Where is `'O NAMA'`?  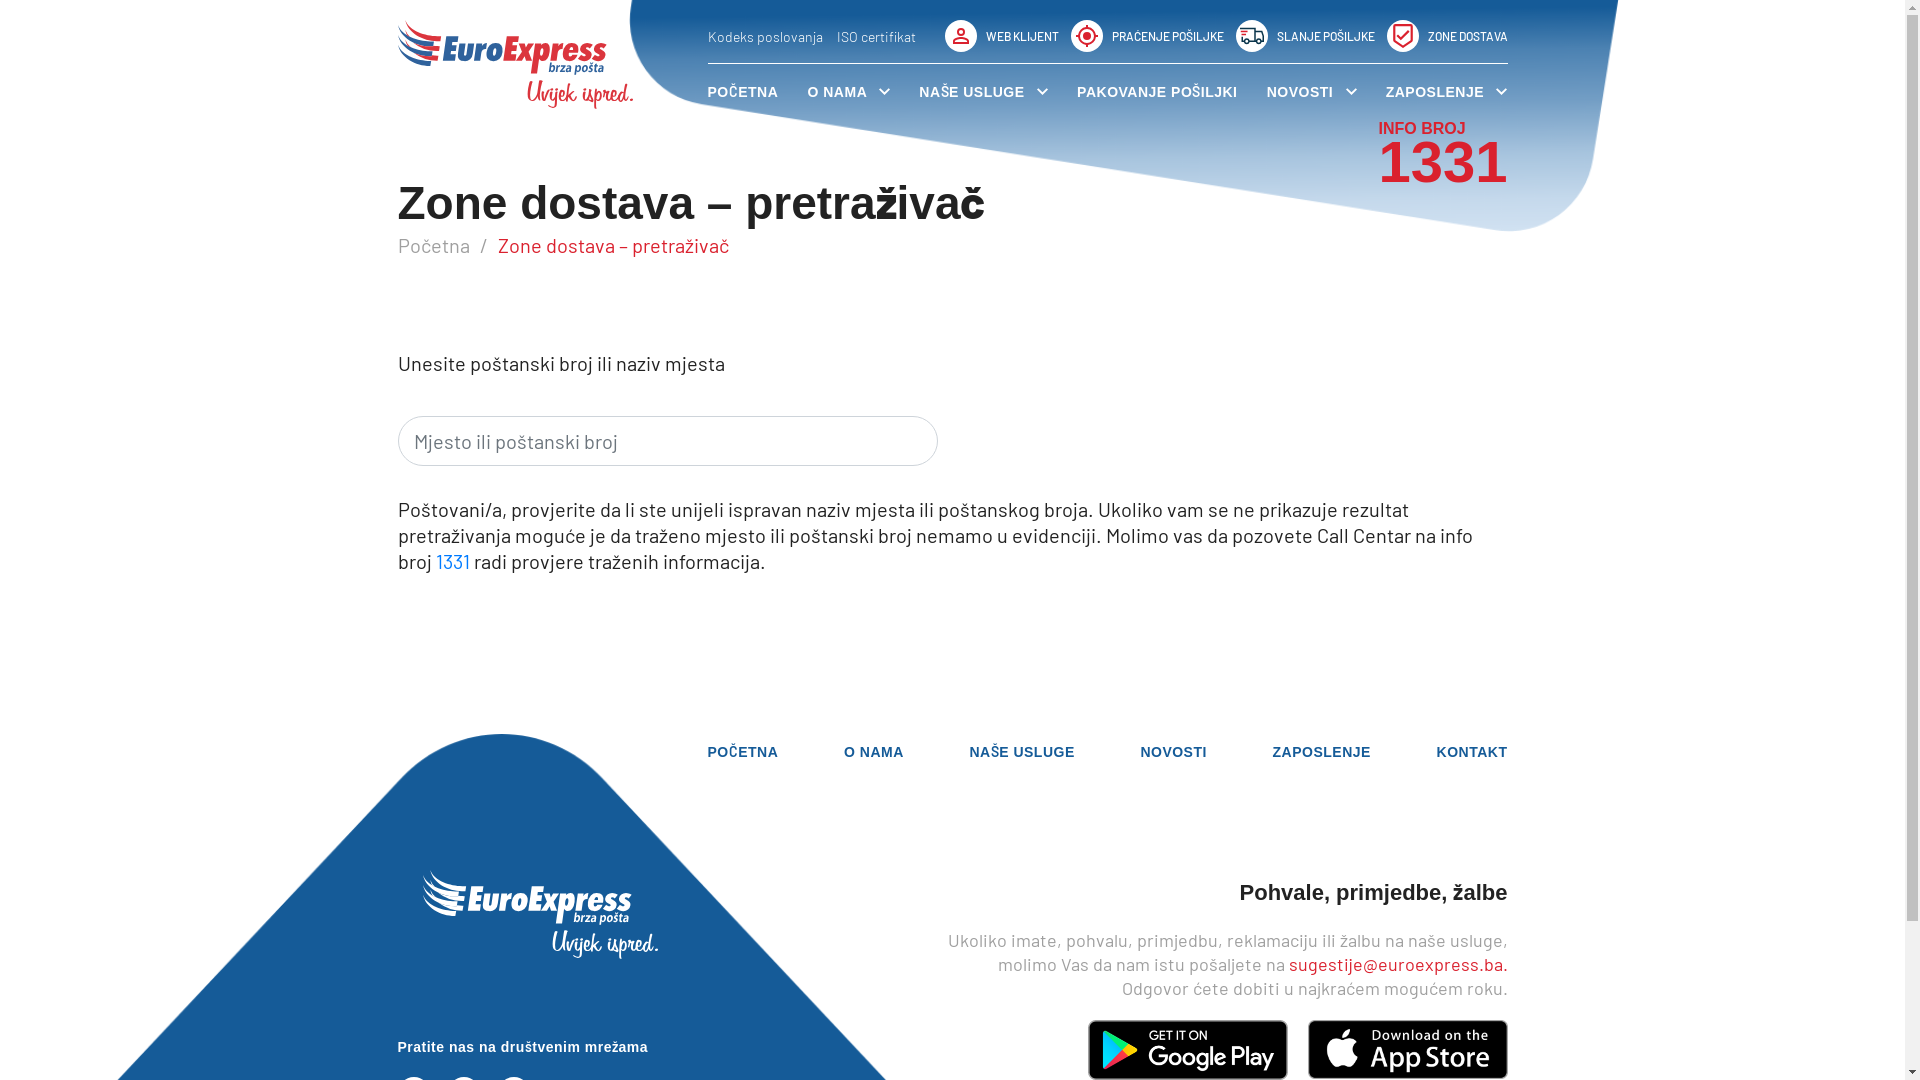
'O NAMA' is located at coordinates (873, 752).